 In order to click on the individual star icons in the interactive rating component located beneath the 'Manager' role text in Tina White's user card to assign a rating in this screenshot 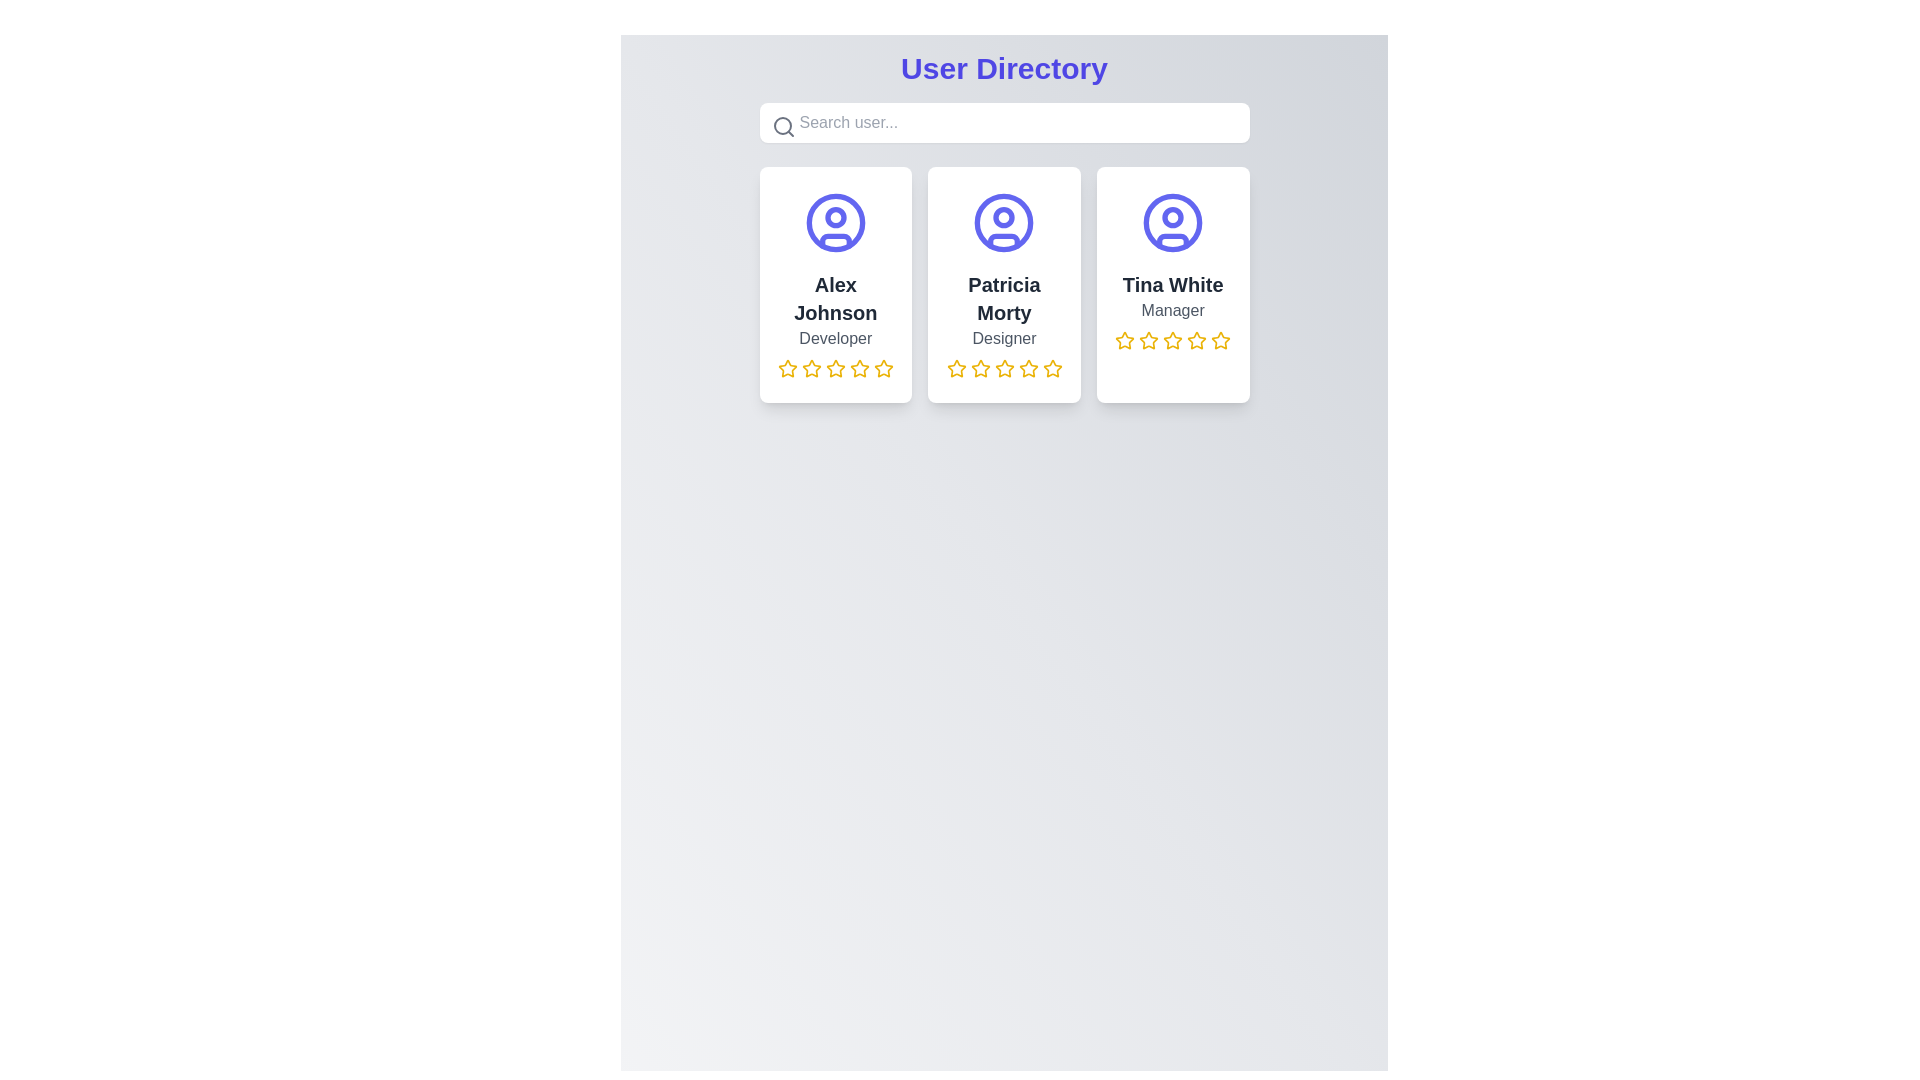, I will do `click(1173, 339)`.